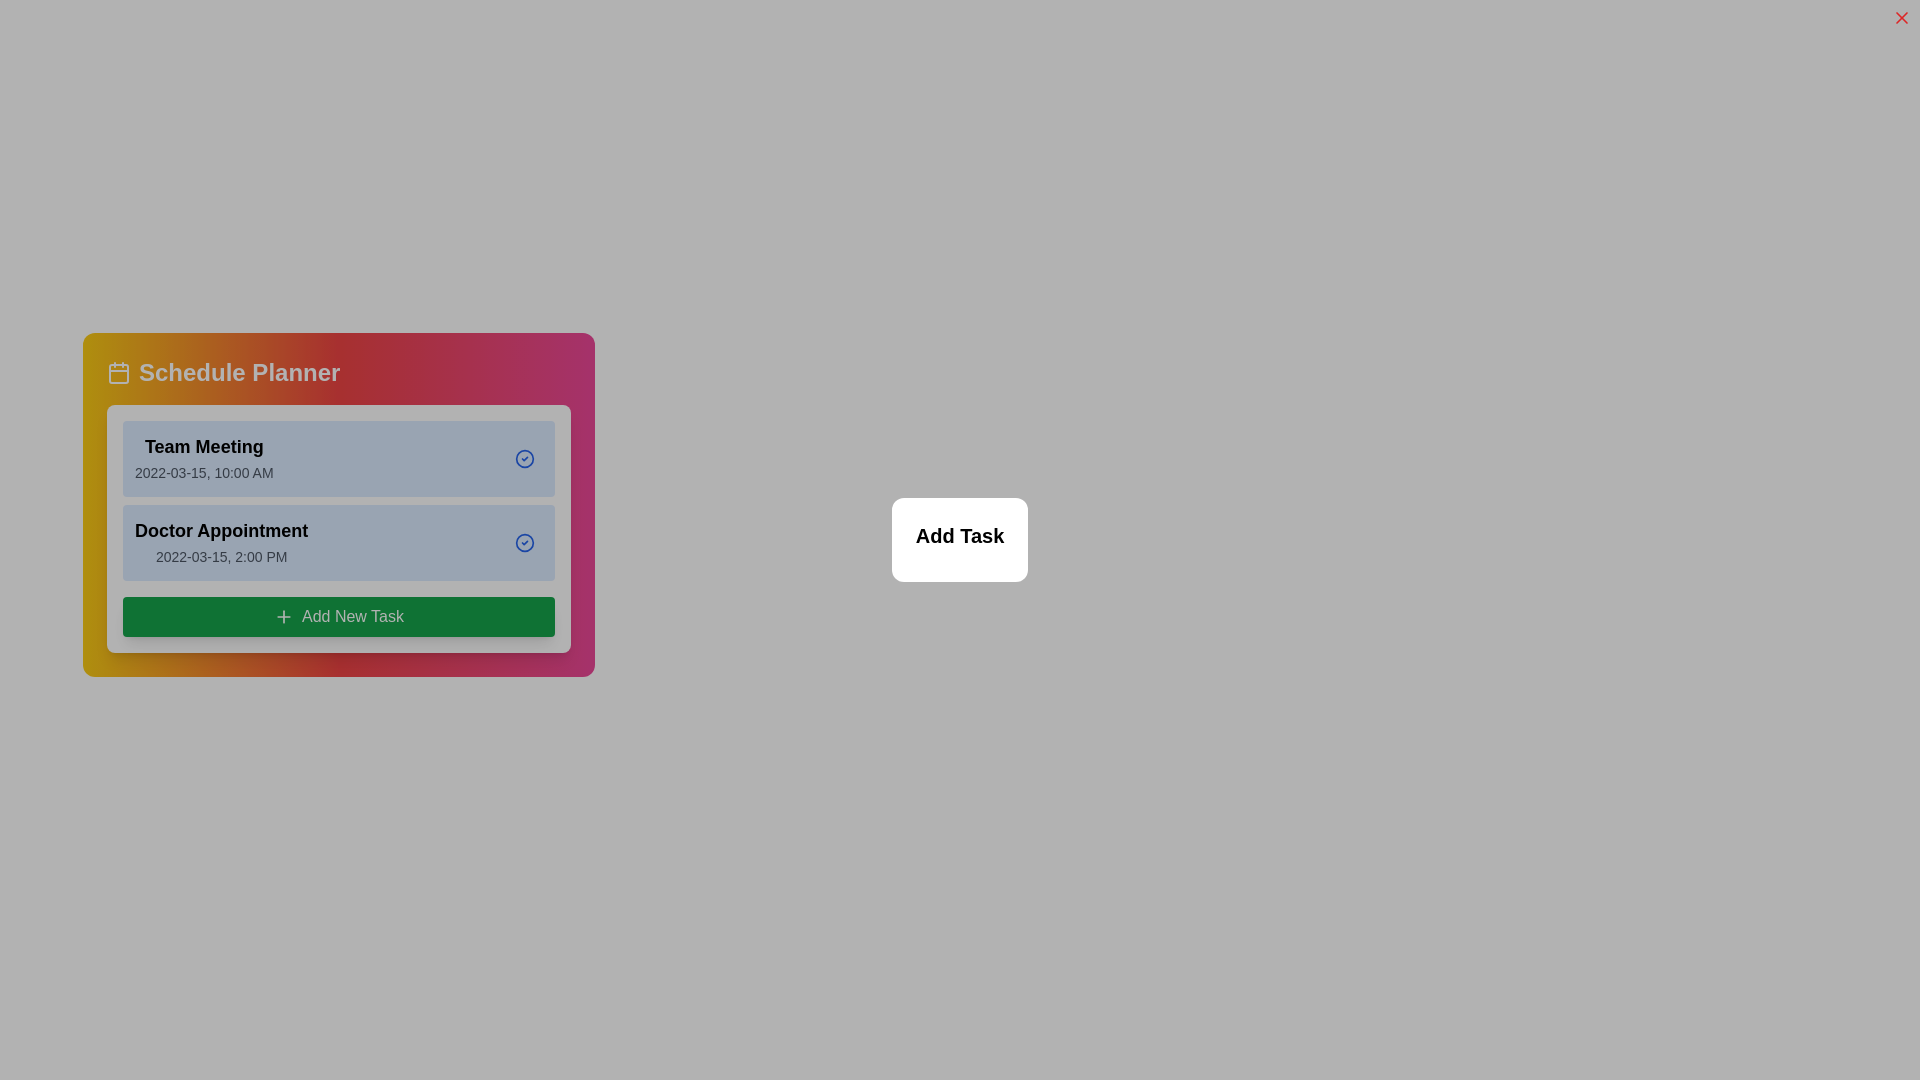 This screenshot has width=1920, height=1080. Describe the element at coordinates (118, 374) in the screenshot. I see `the decorative component within the calendar icon, located in the top-left corner adjacent to 'Schedule Planner'` at that location.